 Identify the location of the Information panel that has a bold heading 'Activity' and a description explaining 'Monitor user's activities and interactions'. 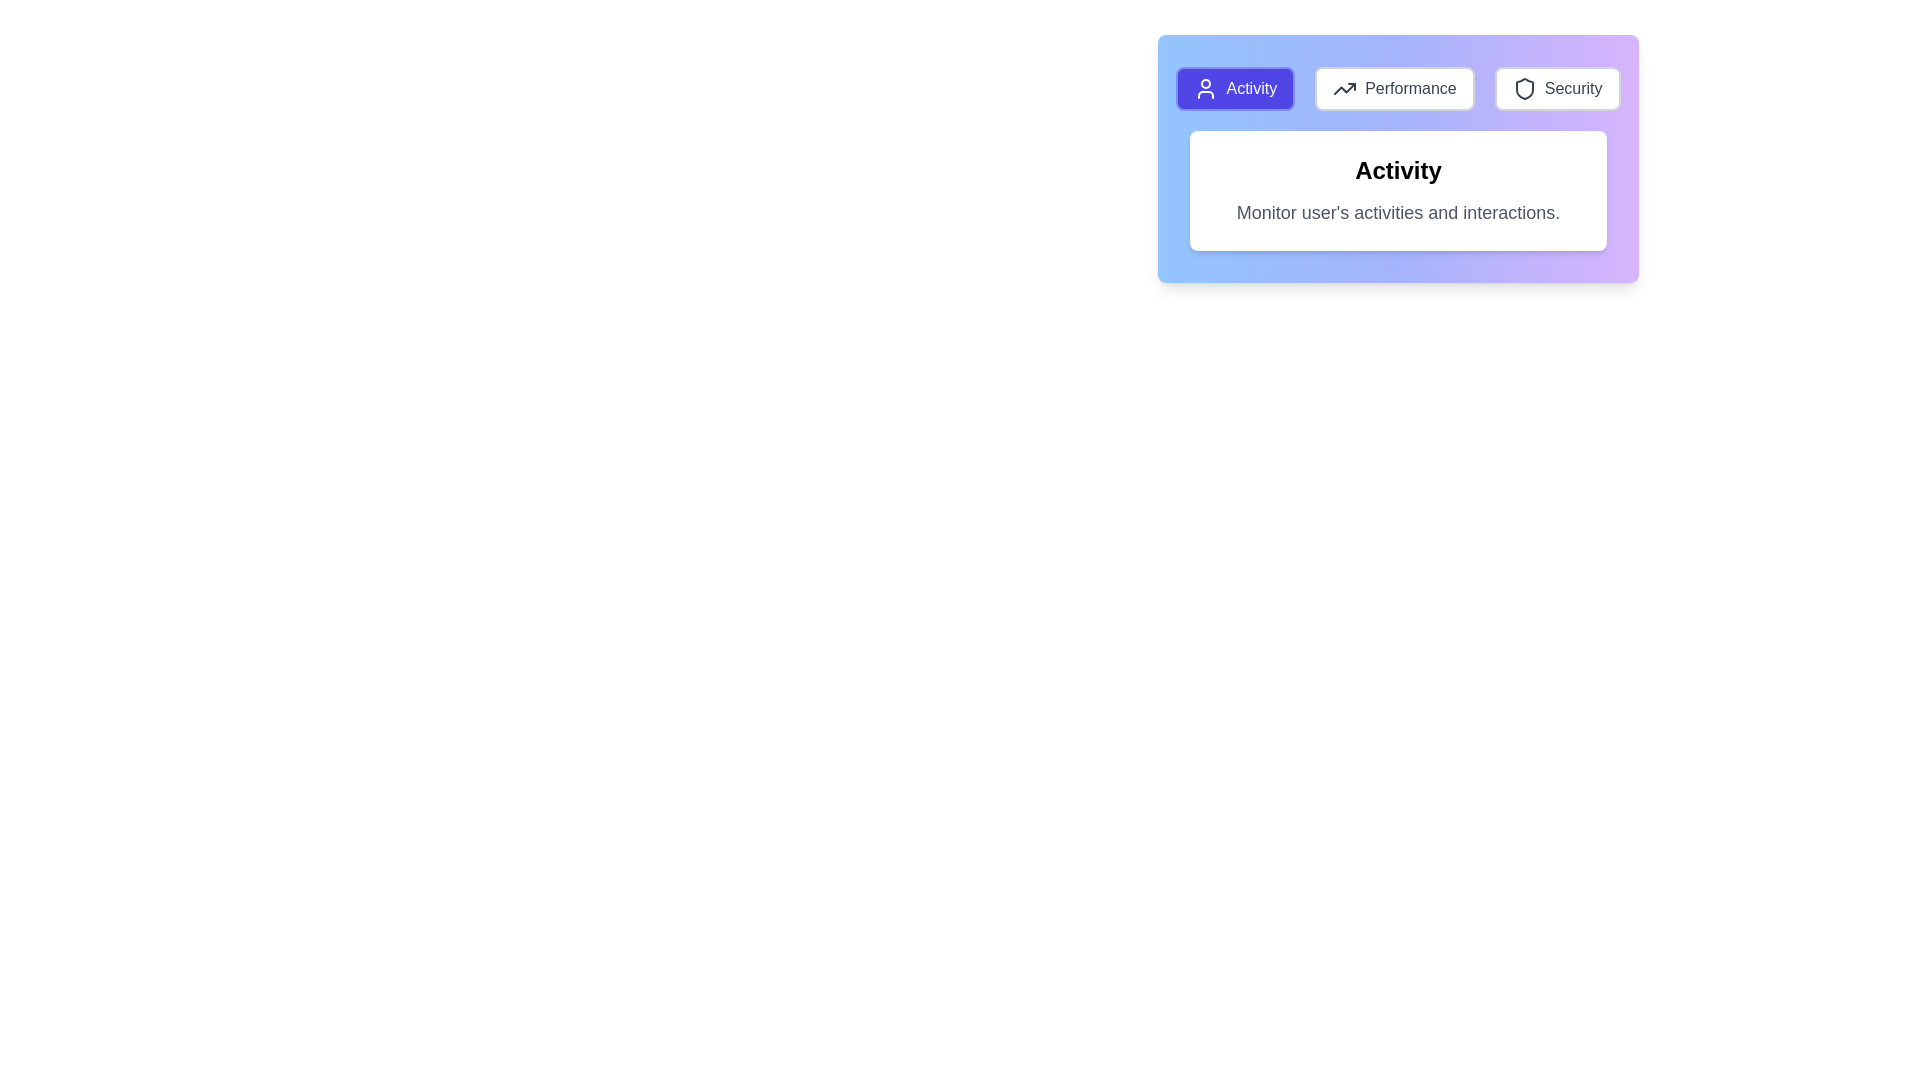
(1397, 184).